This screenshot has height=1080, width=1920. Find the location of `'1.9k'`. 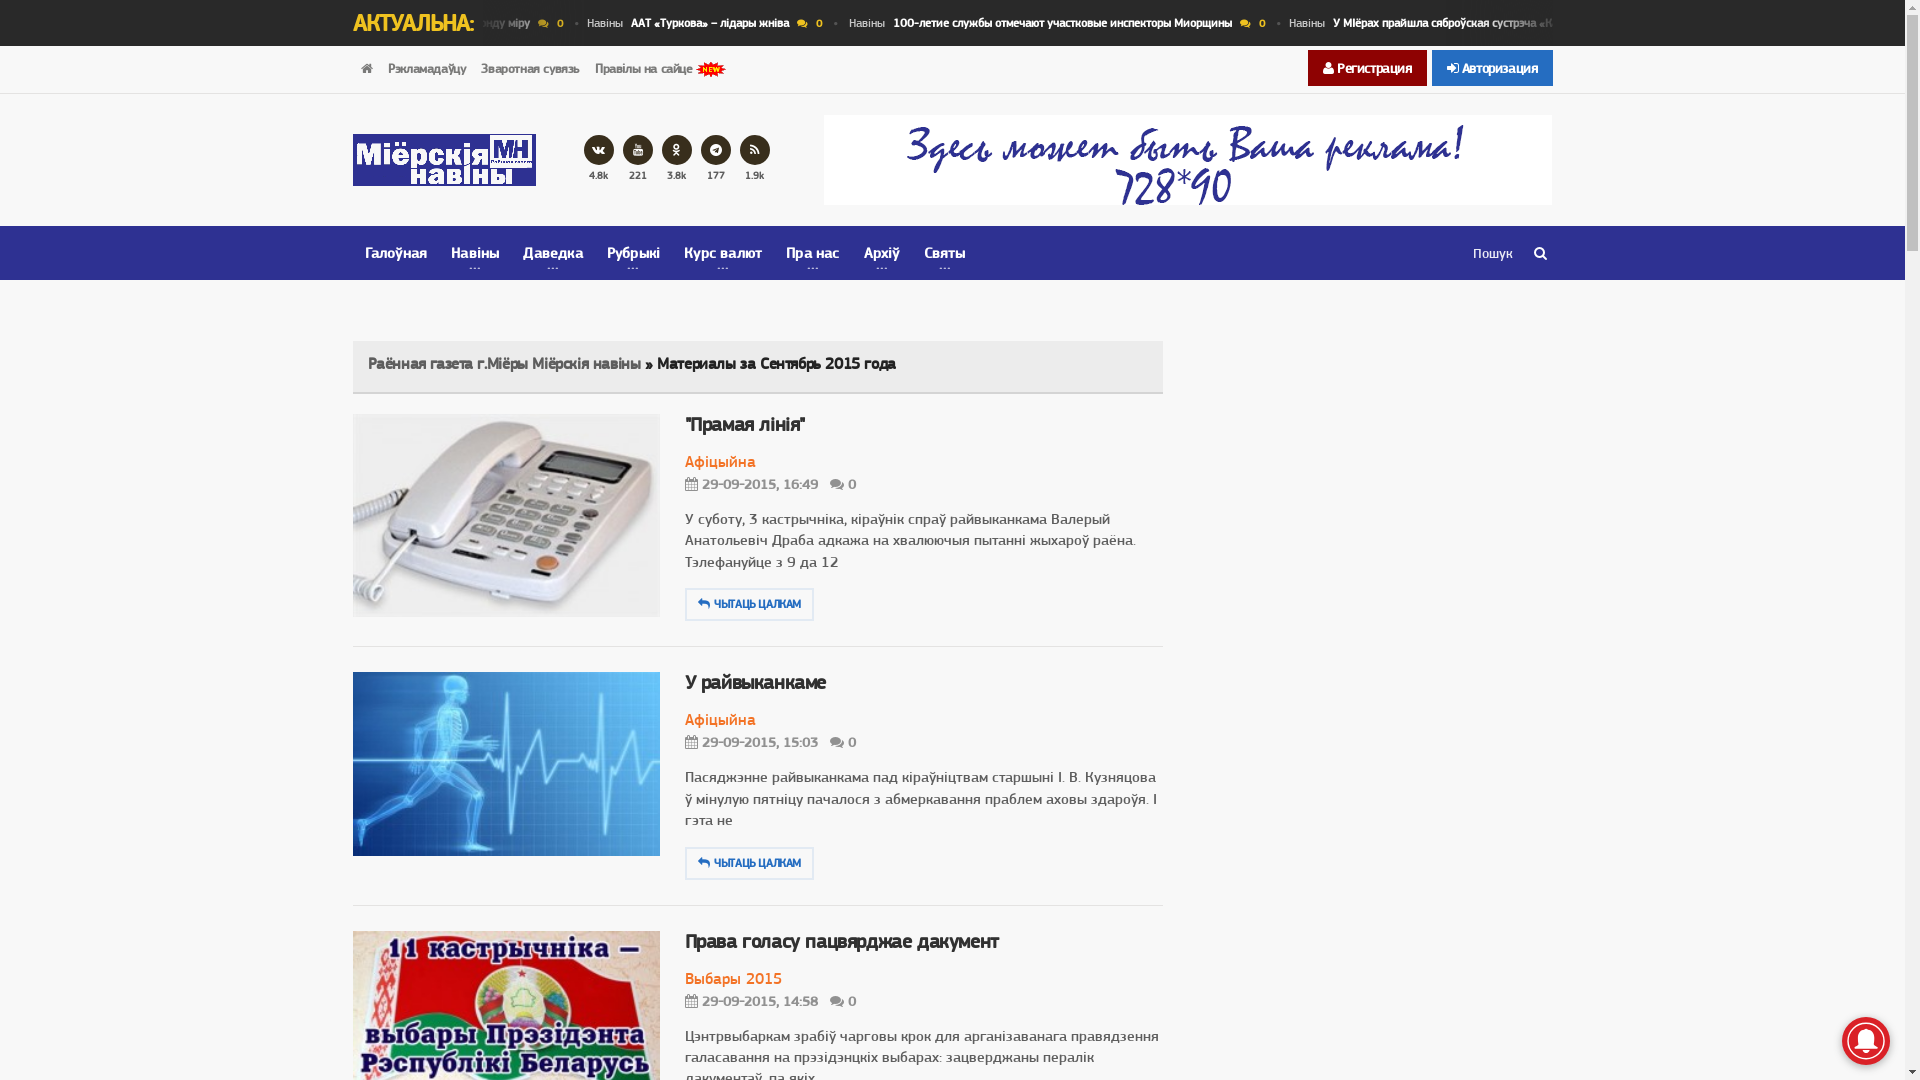

'1.9k' is located at coordinates (753, 157).